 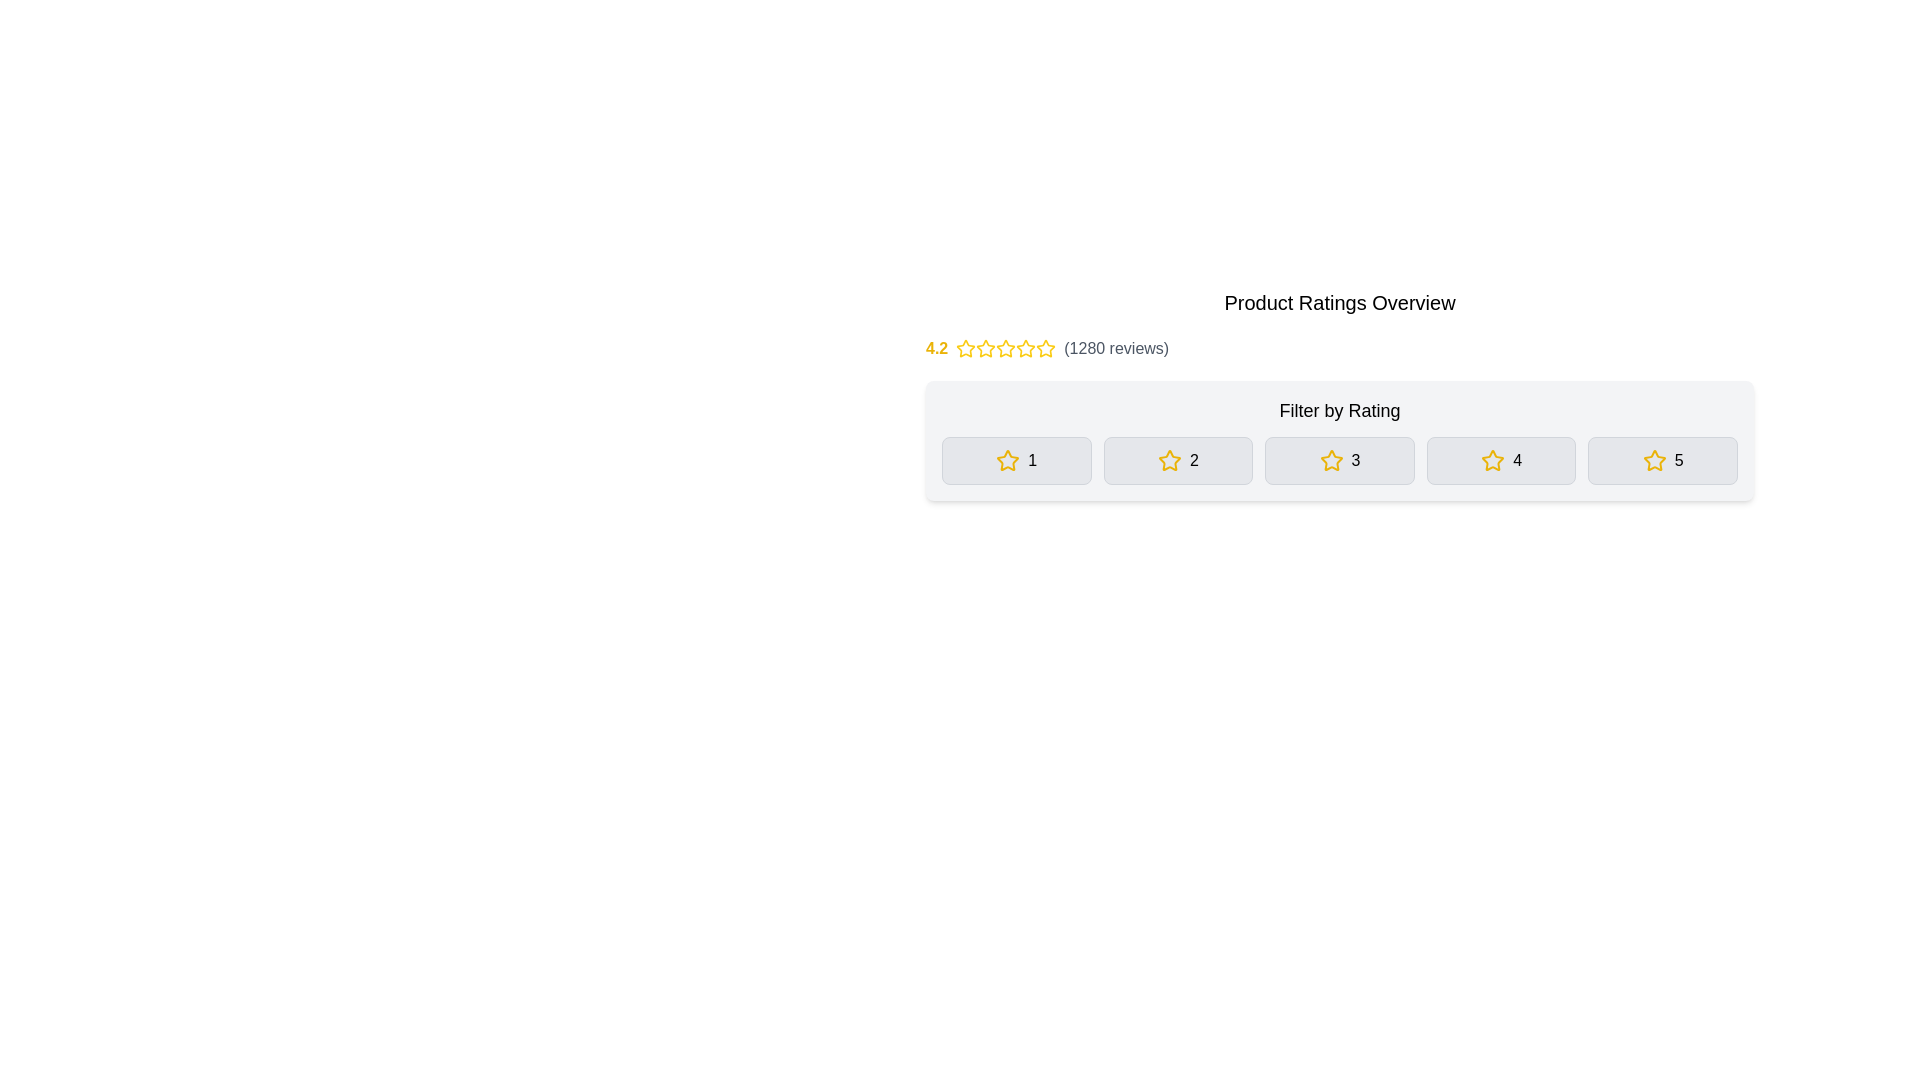 I want to click on the numeric indicator representing the count of items associated with the '3-star' rating, so click(x=1355, y=461).